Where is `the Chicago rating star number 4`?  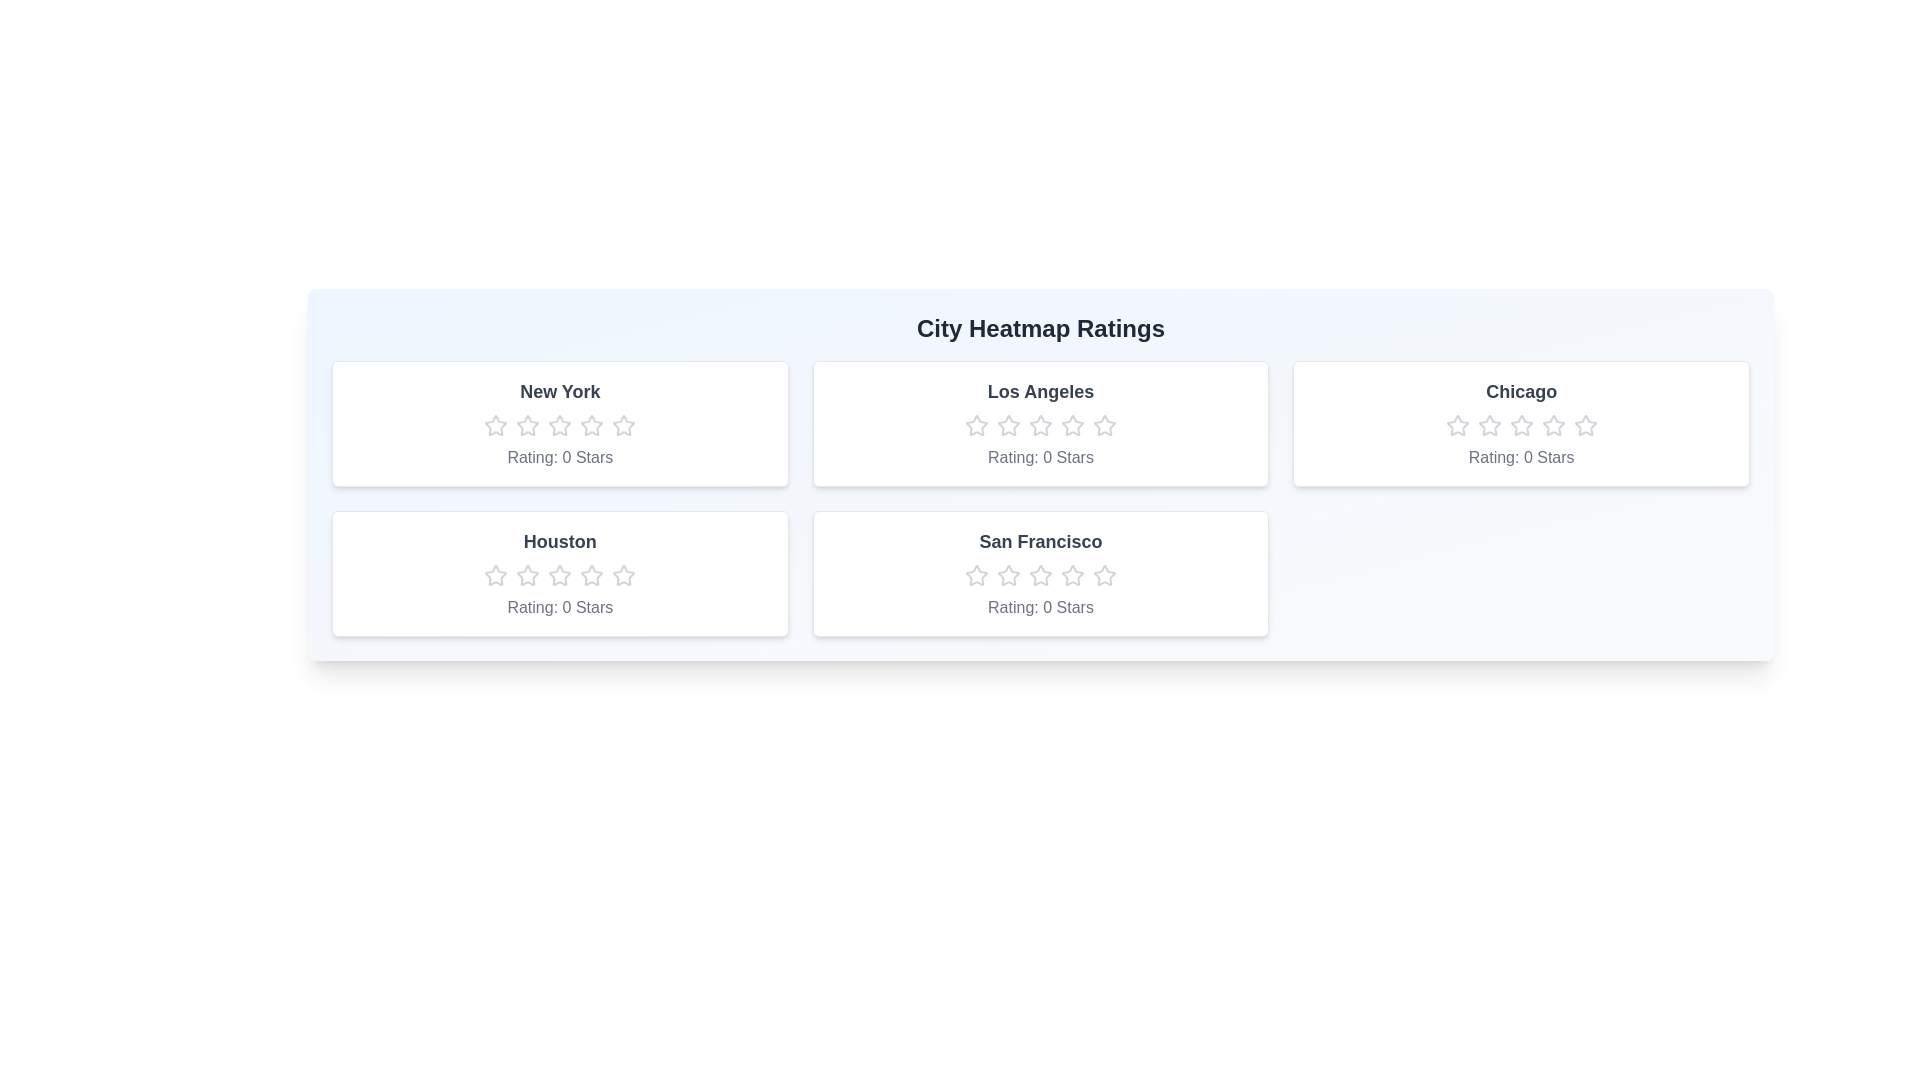
the Chicago rating star number 4 is located at coordinates (1552, 424).